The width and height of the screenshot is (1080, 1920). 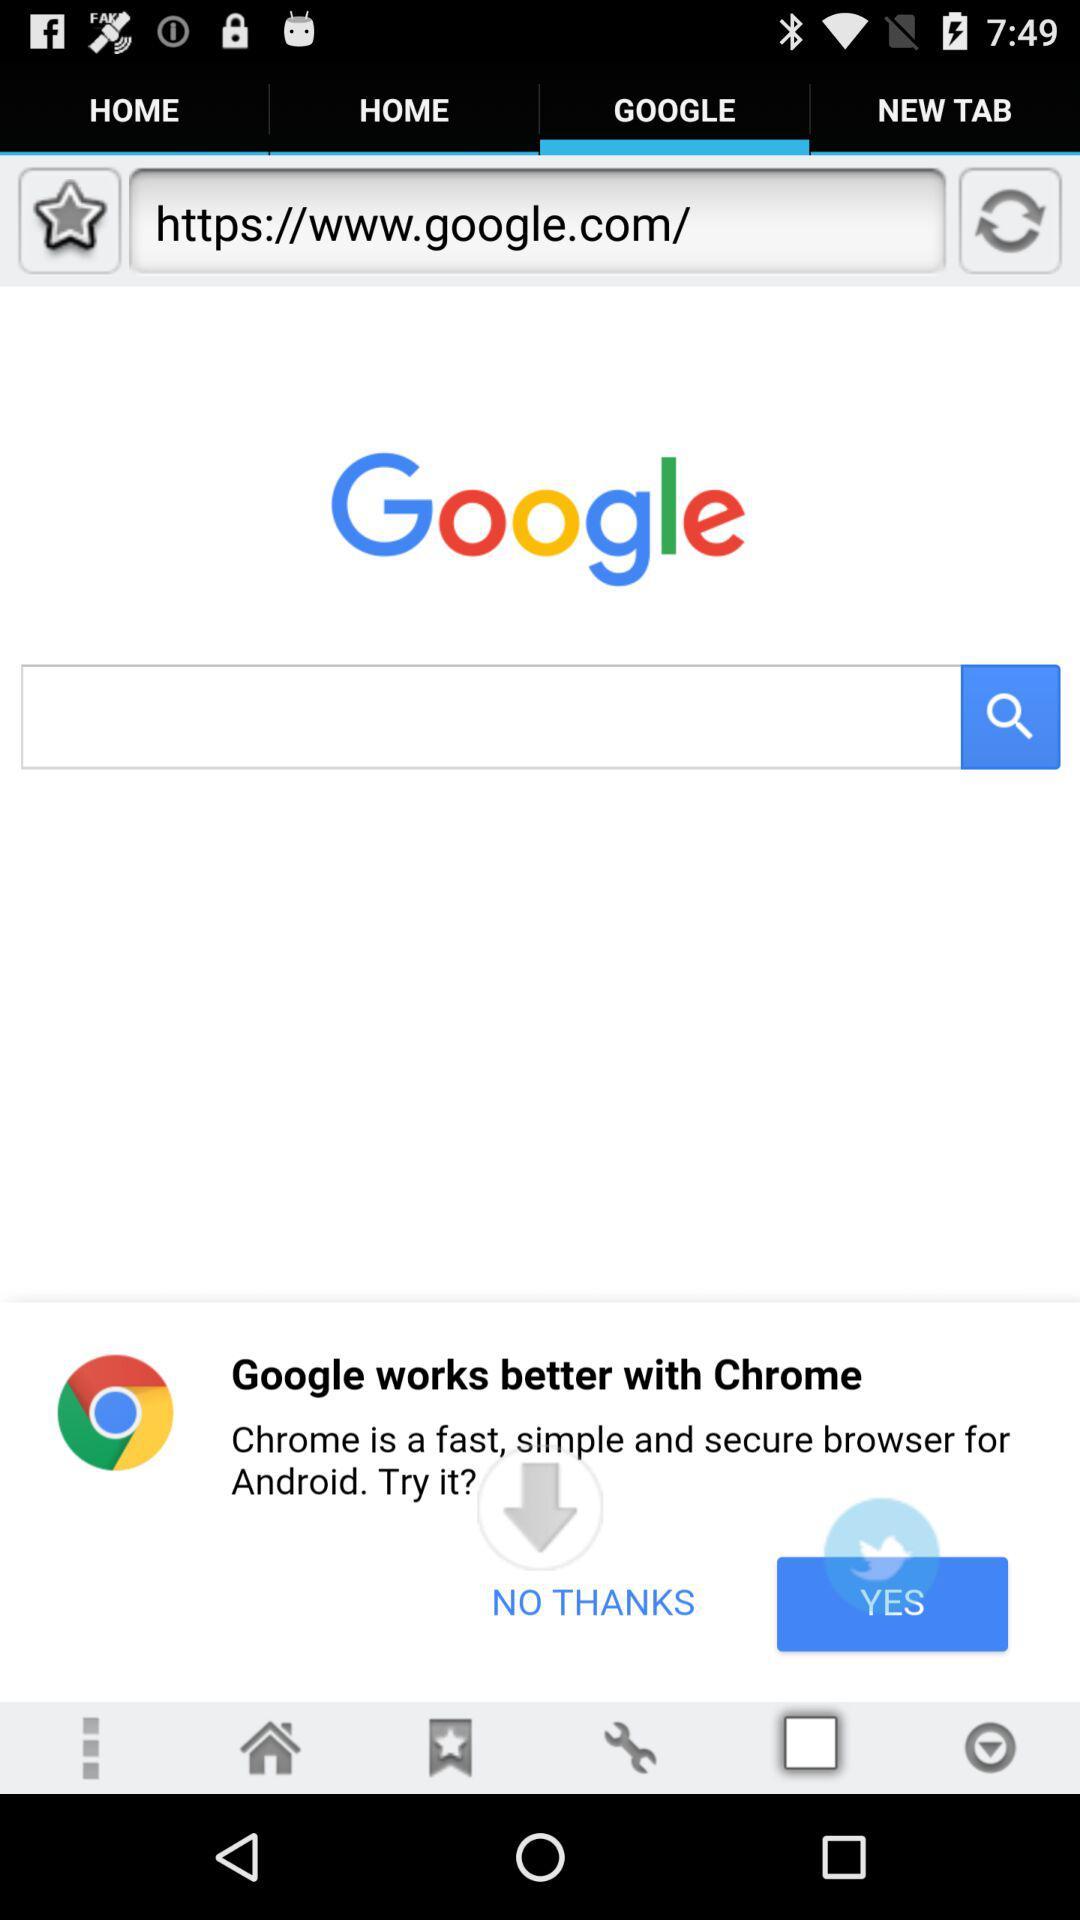 What do you see at coordinates (990, 1746) in the screenshot?
I see `download` at bounding box center [990, 1746].